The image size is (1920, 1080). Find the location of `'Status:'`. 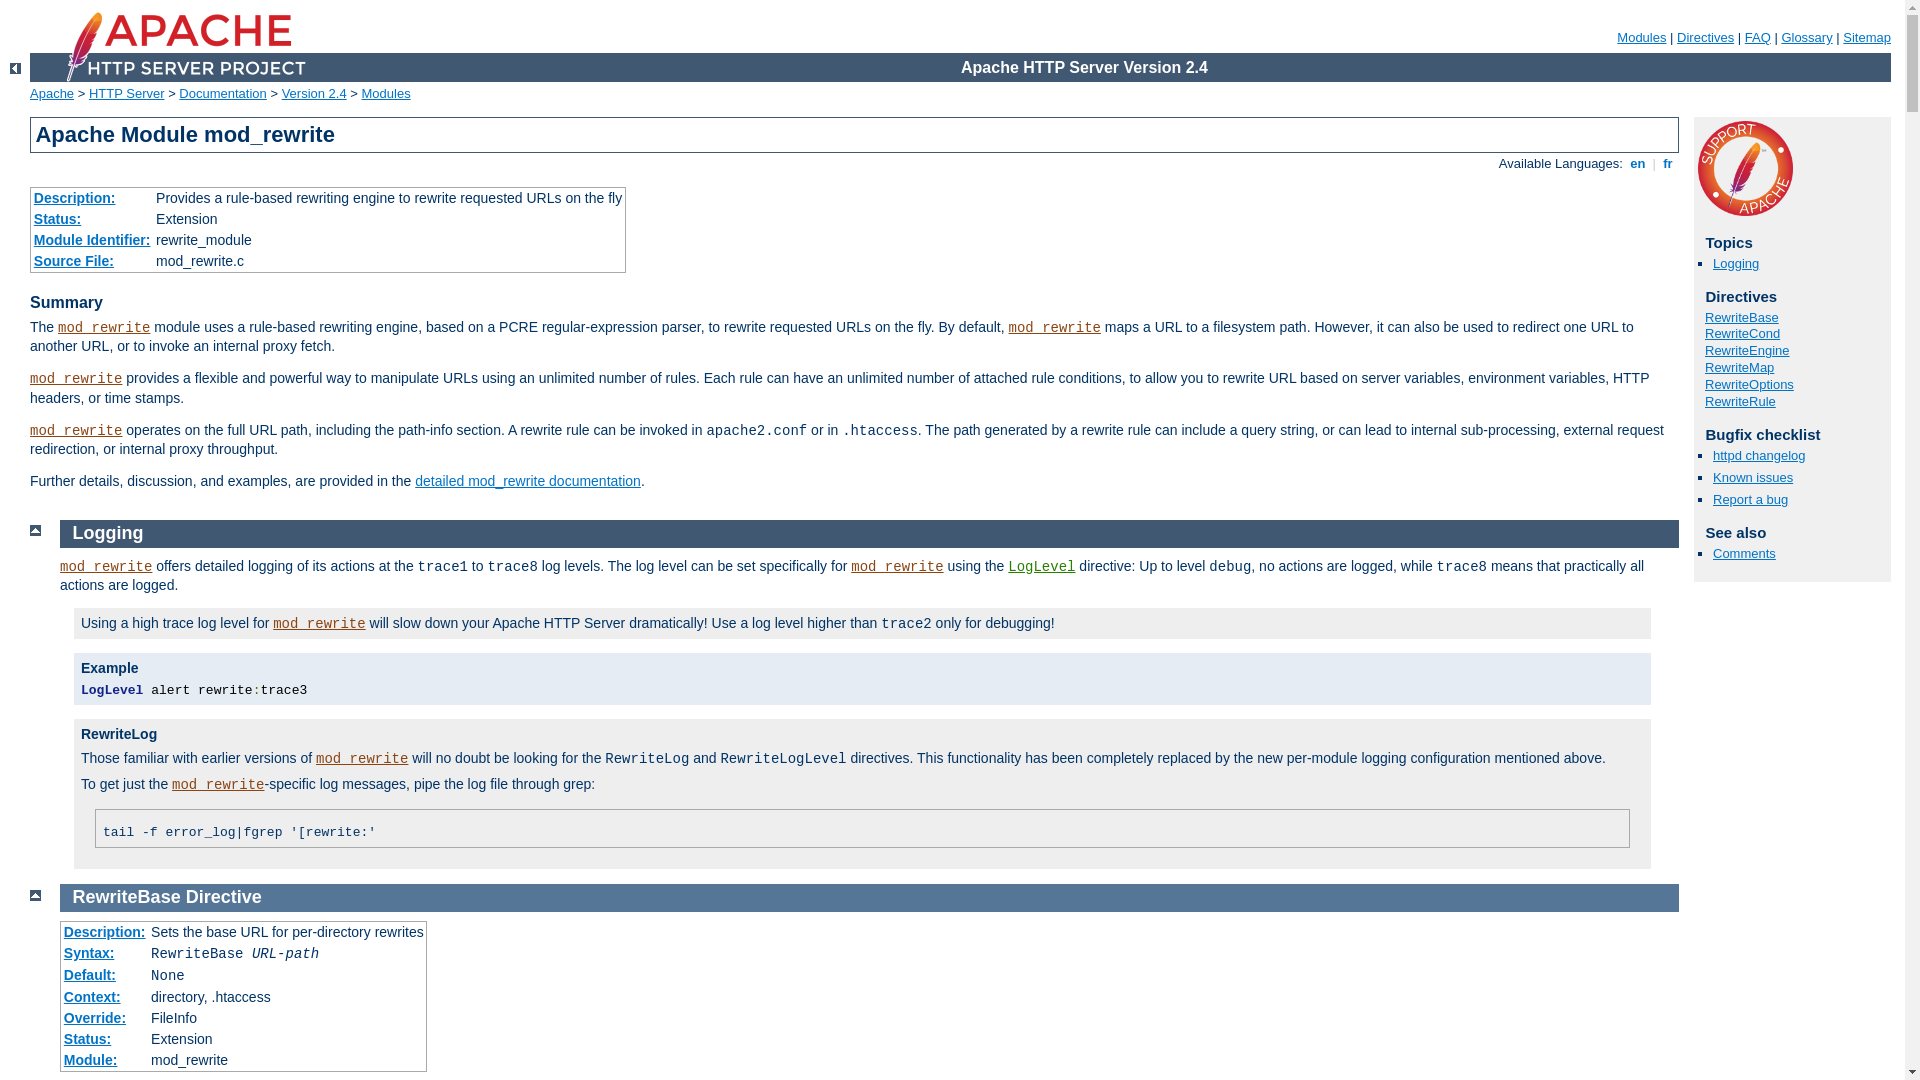

'Status:' is located at coordinates (57, 219).